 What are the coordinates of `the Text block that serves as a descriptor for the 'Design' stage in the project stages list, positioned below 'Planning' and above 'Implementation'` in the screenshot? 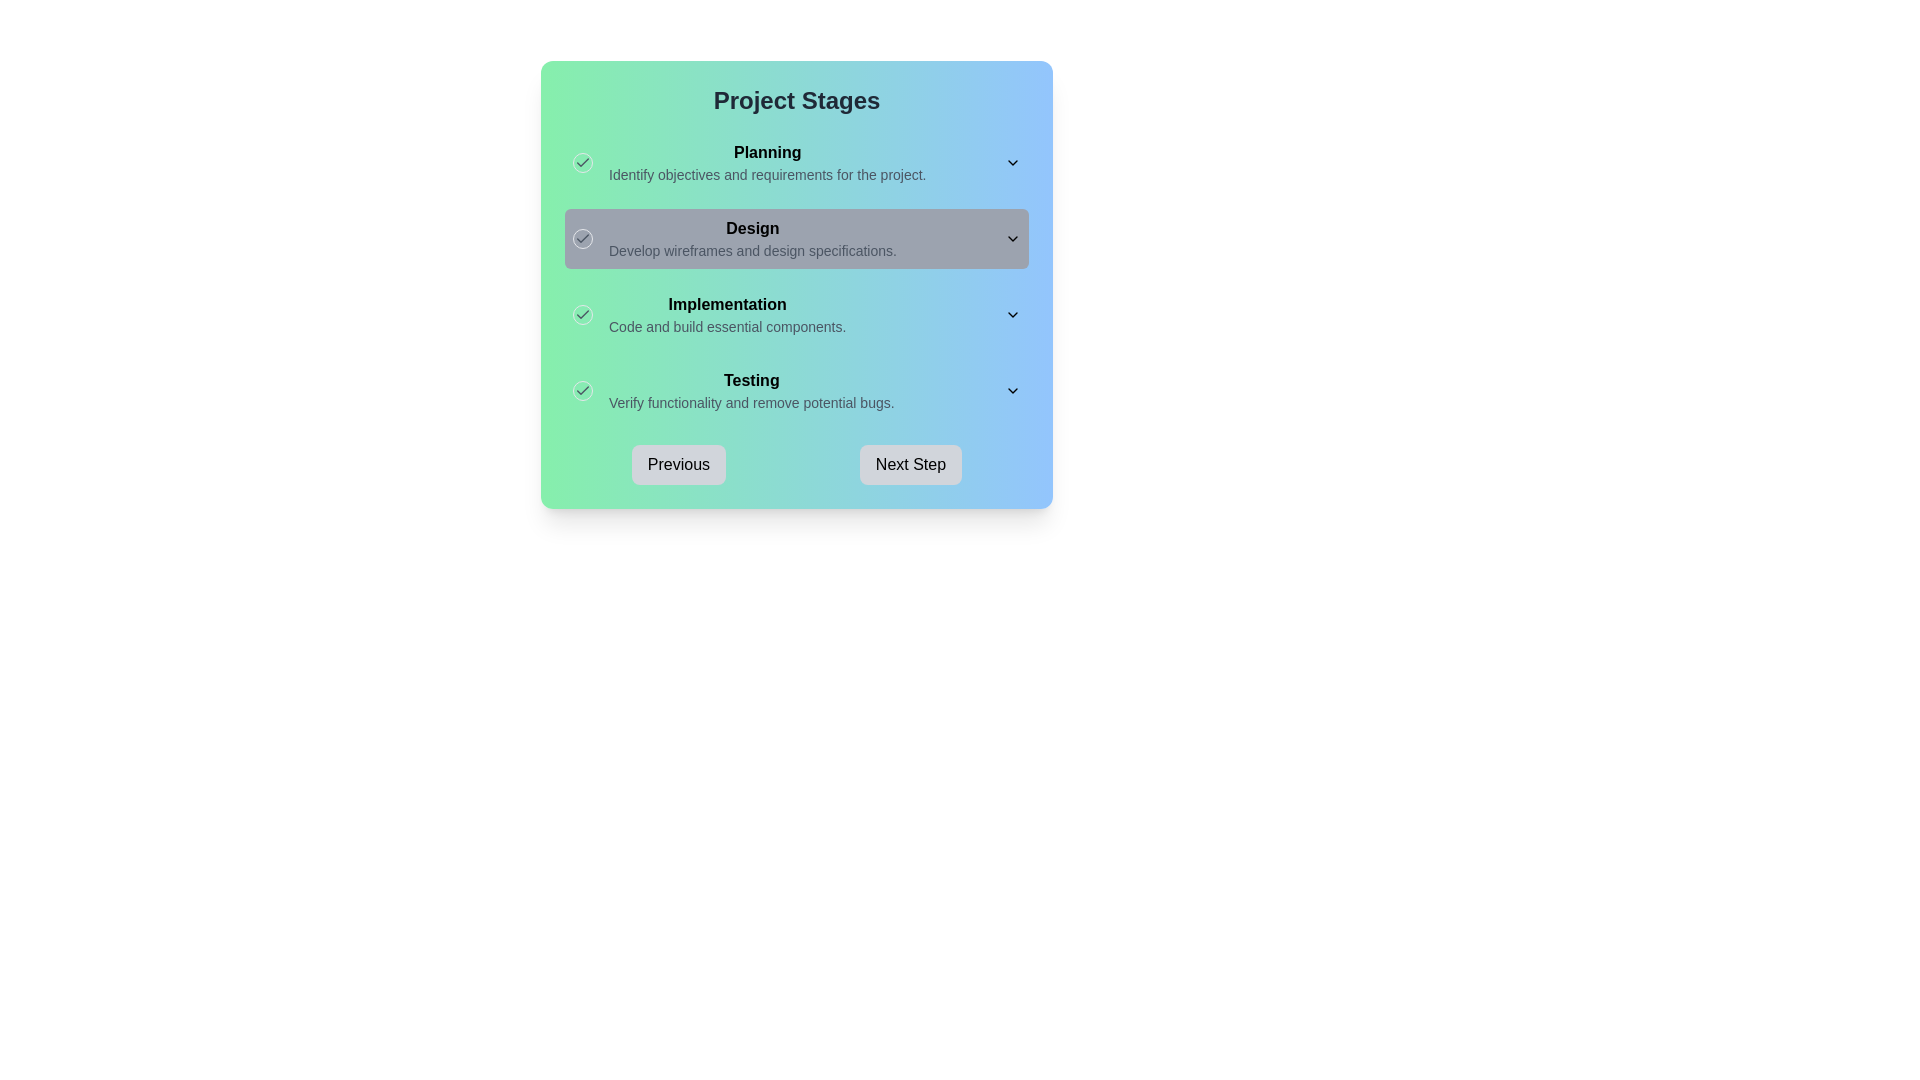 It's located at (752, 238).